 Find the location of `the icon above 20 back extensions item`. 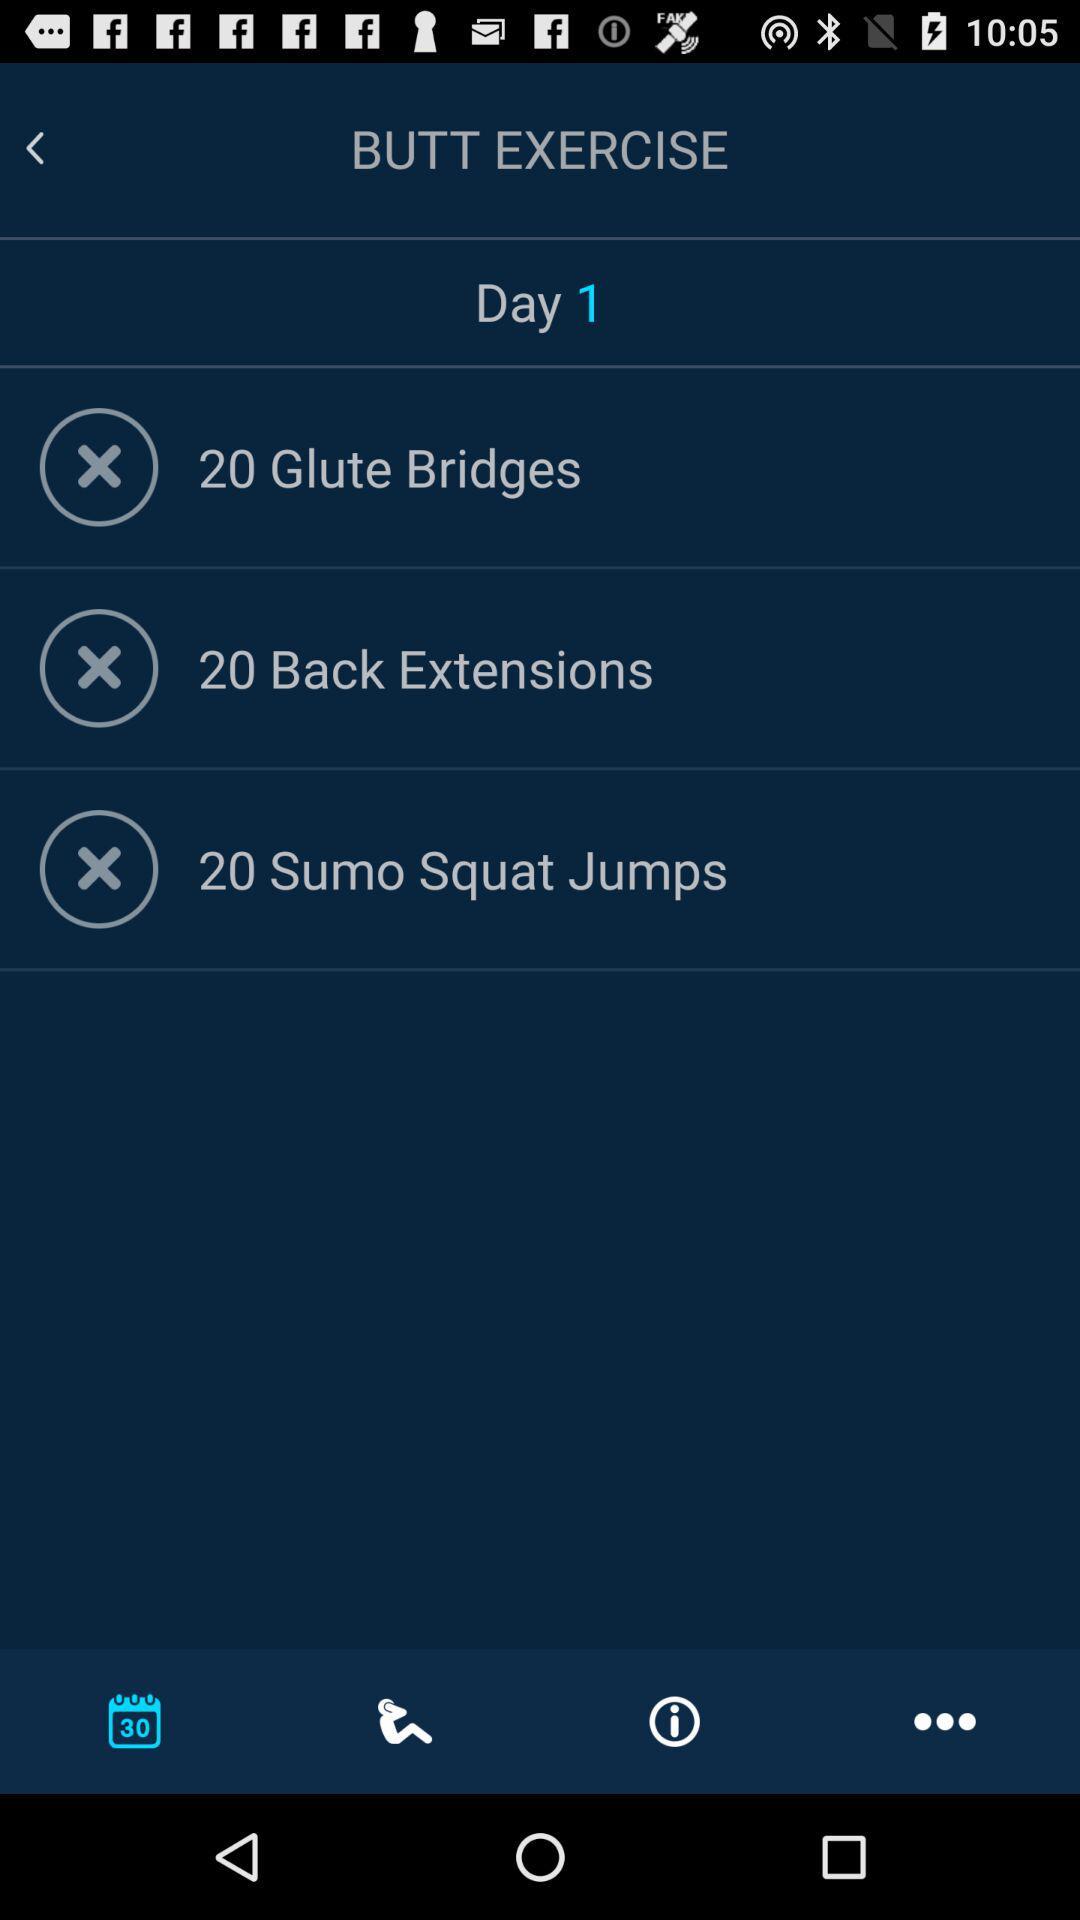

the icon above 20 back extensions item is located at coordinates (618, 465).